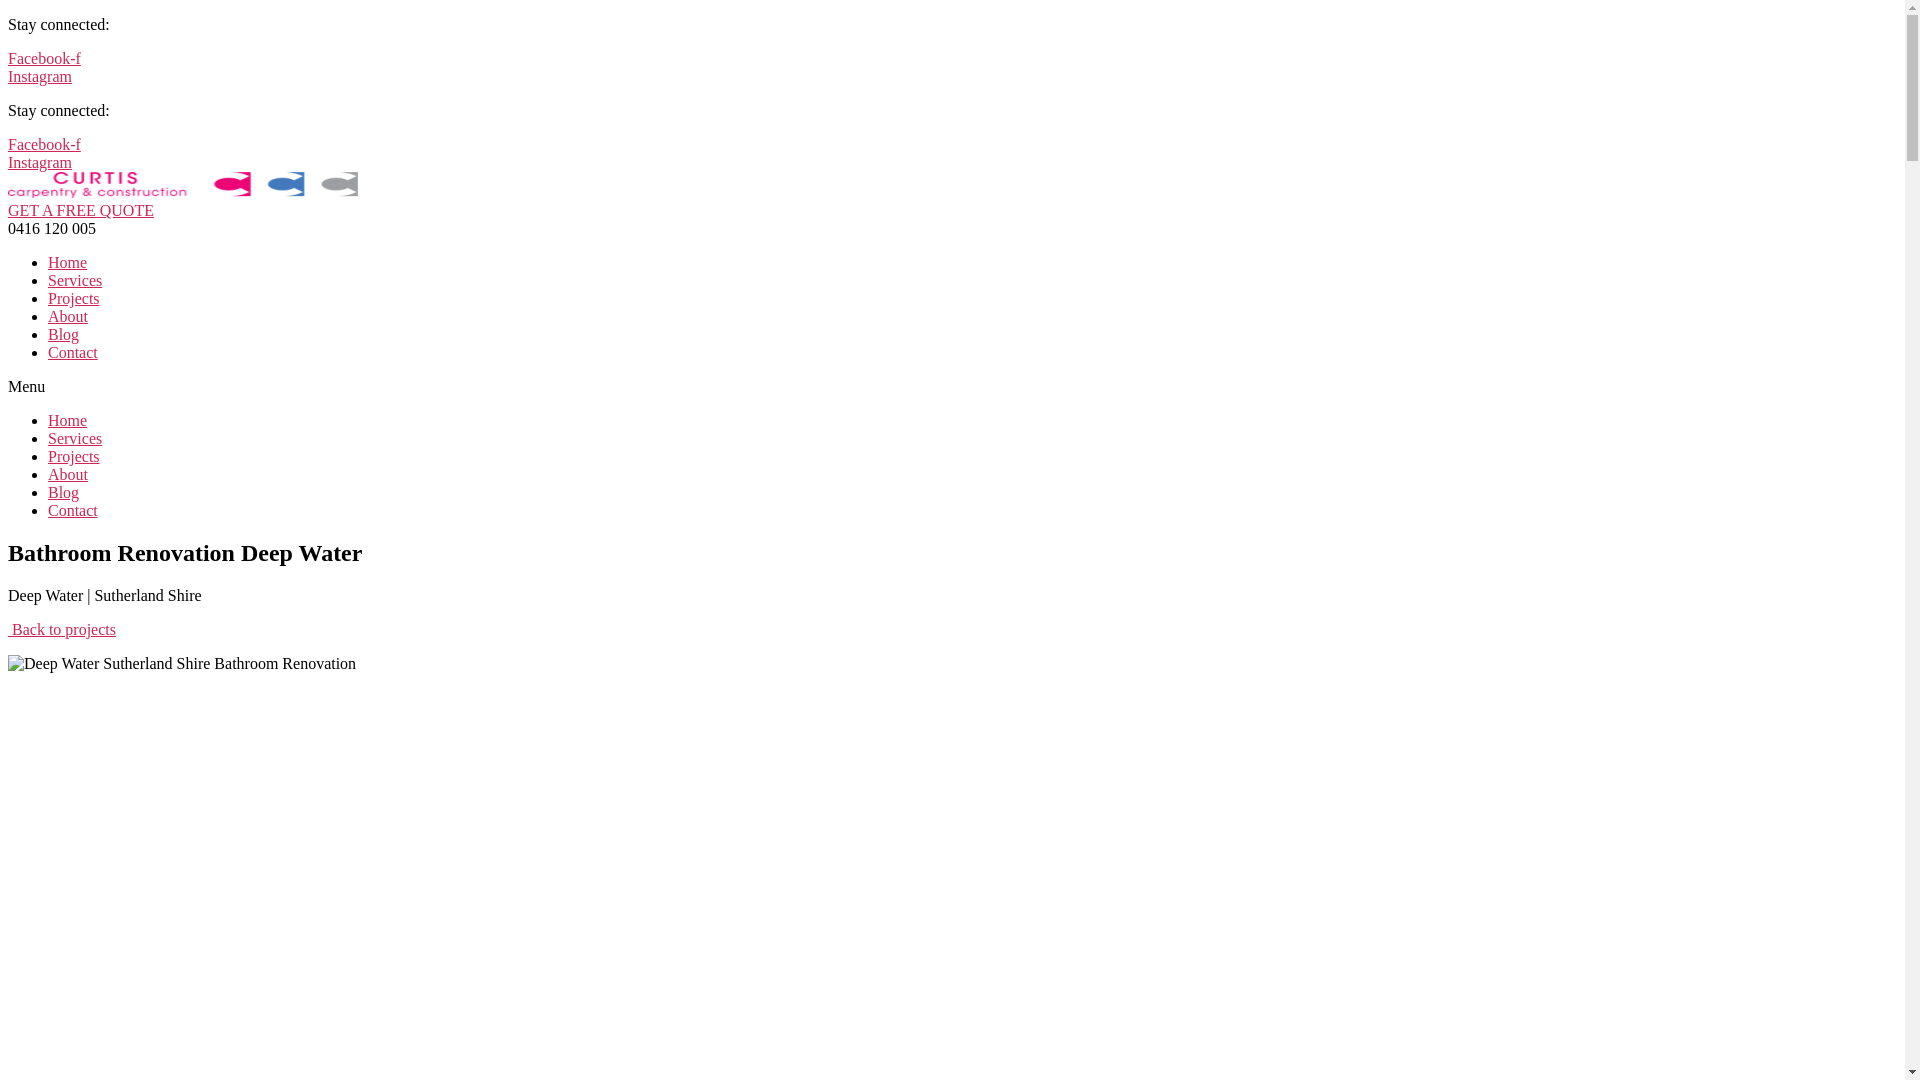 The width and height of the screenshot is (1920, 1080). Describe the element at coordinates (48, 315) in the screenshot. I see `'About'` at that location.